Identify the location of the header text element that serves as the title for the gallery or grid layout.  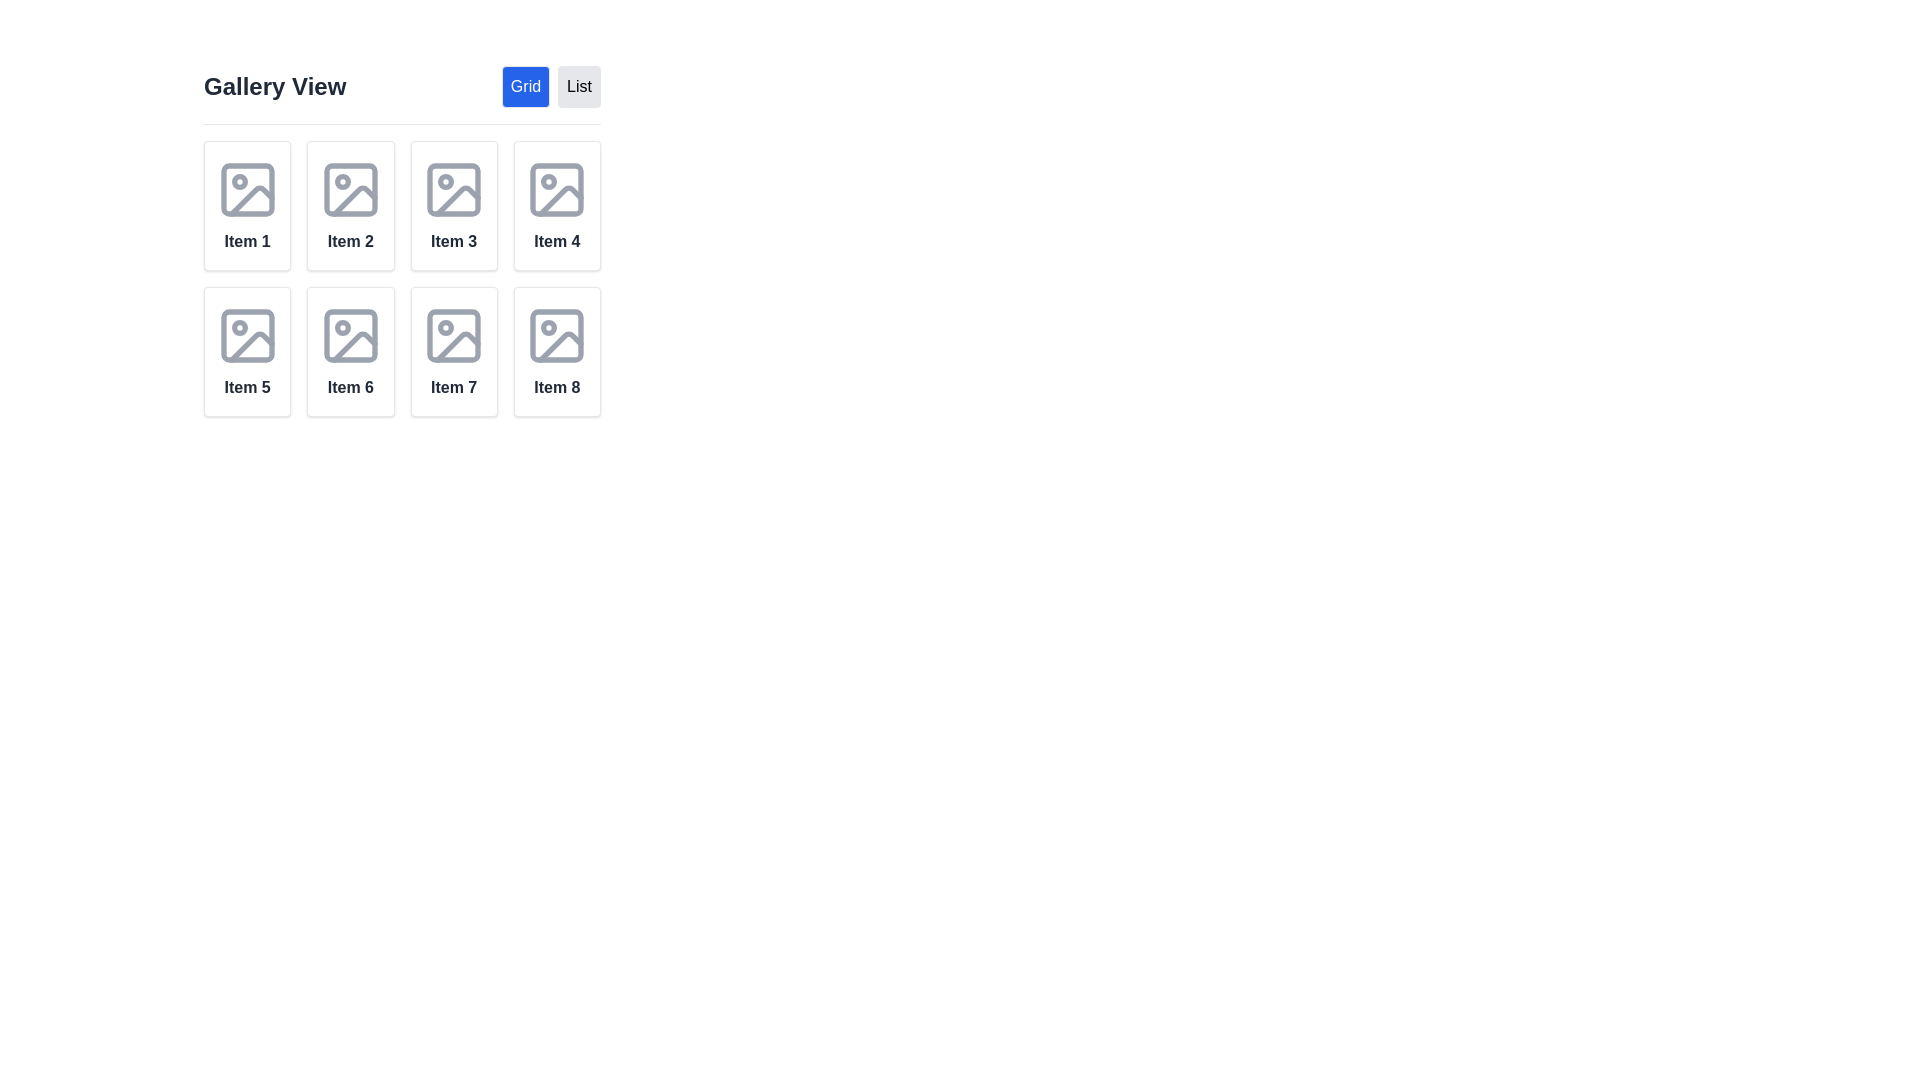
(274, 86).